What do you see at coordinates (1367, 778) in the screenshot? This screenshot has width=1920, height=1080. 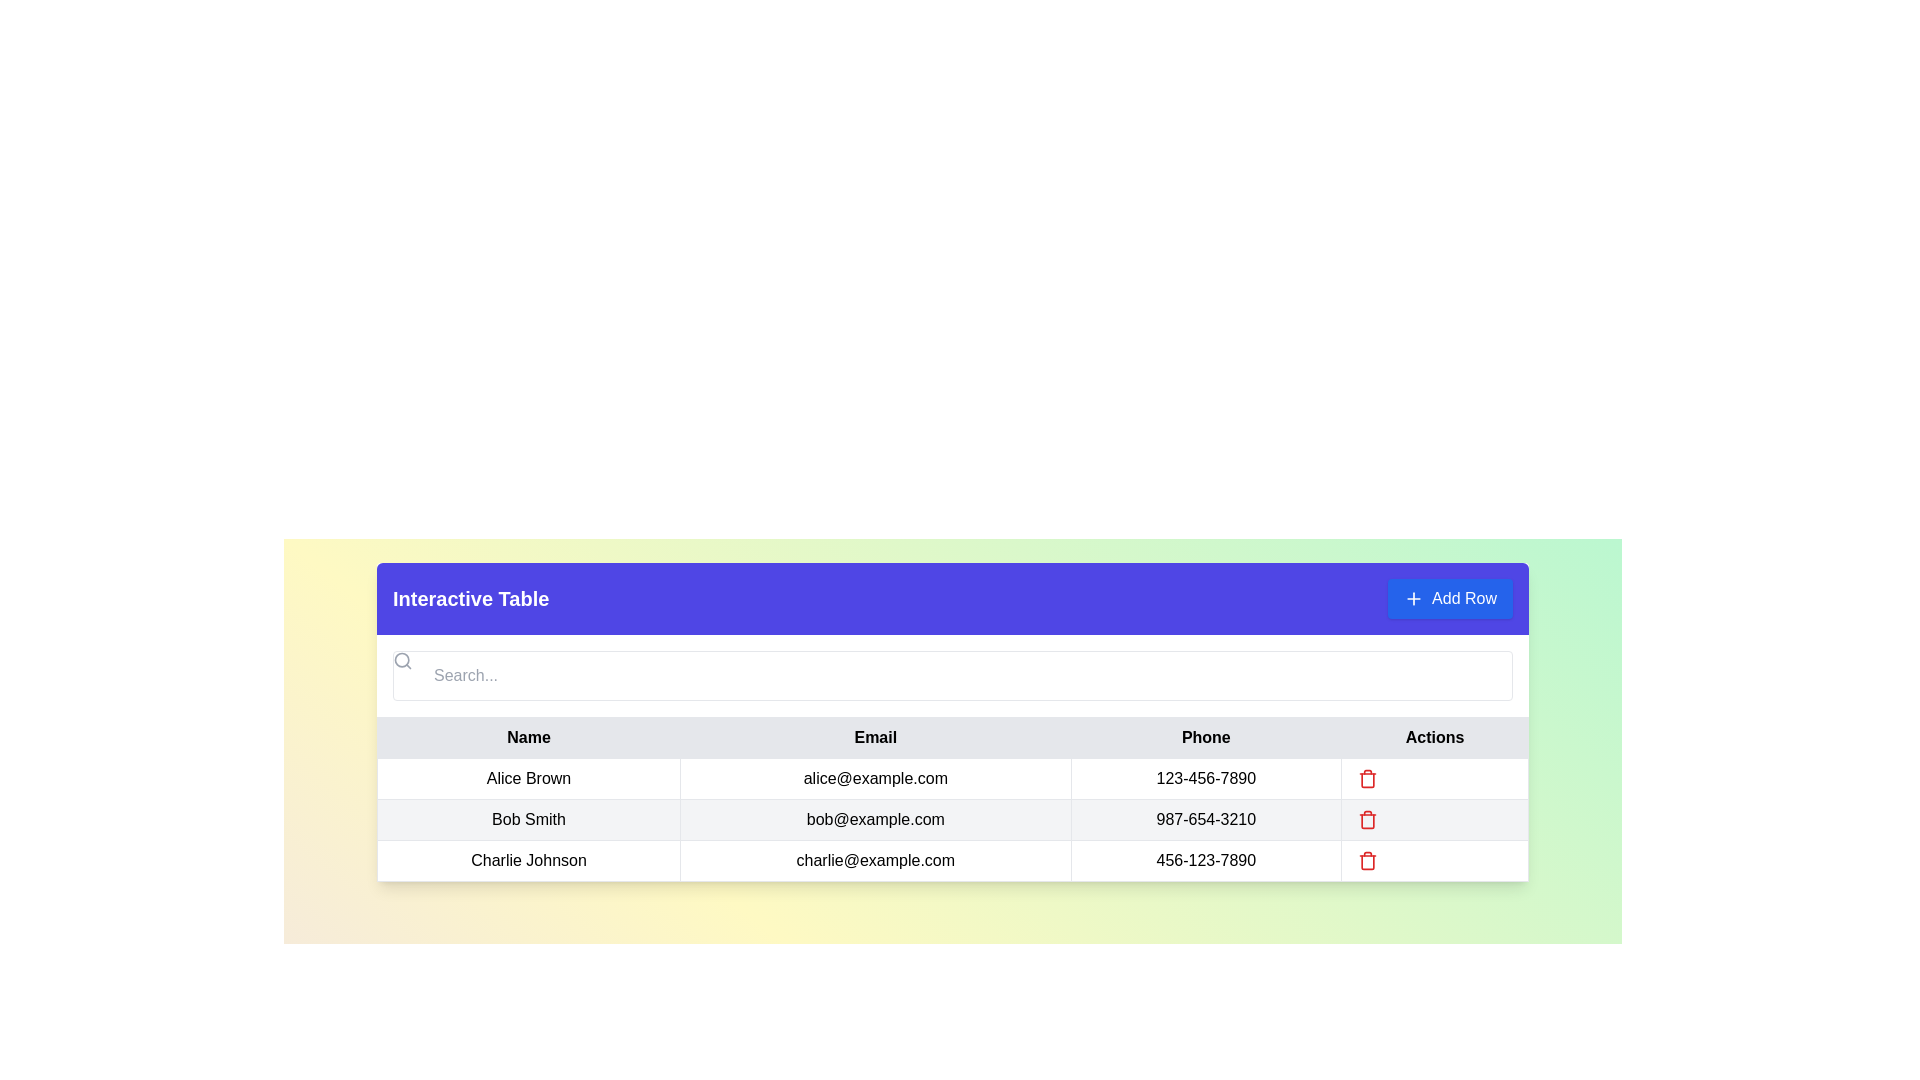 I see `the small red trash icon button located in the 'Actions' column of the second row of the data table, aligned with 'Bob Smith's' email and phone details` at bounding box center [1367, 778].